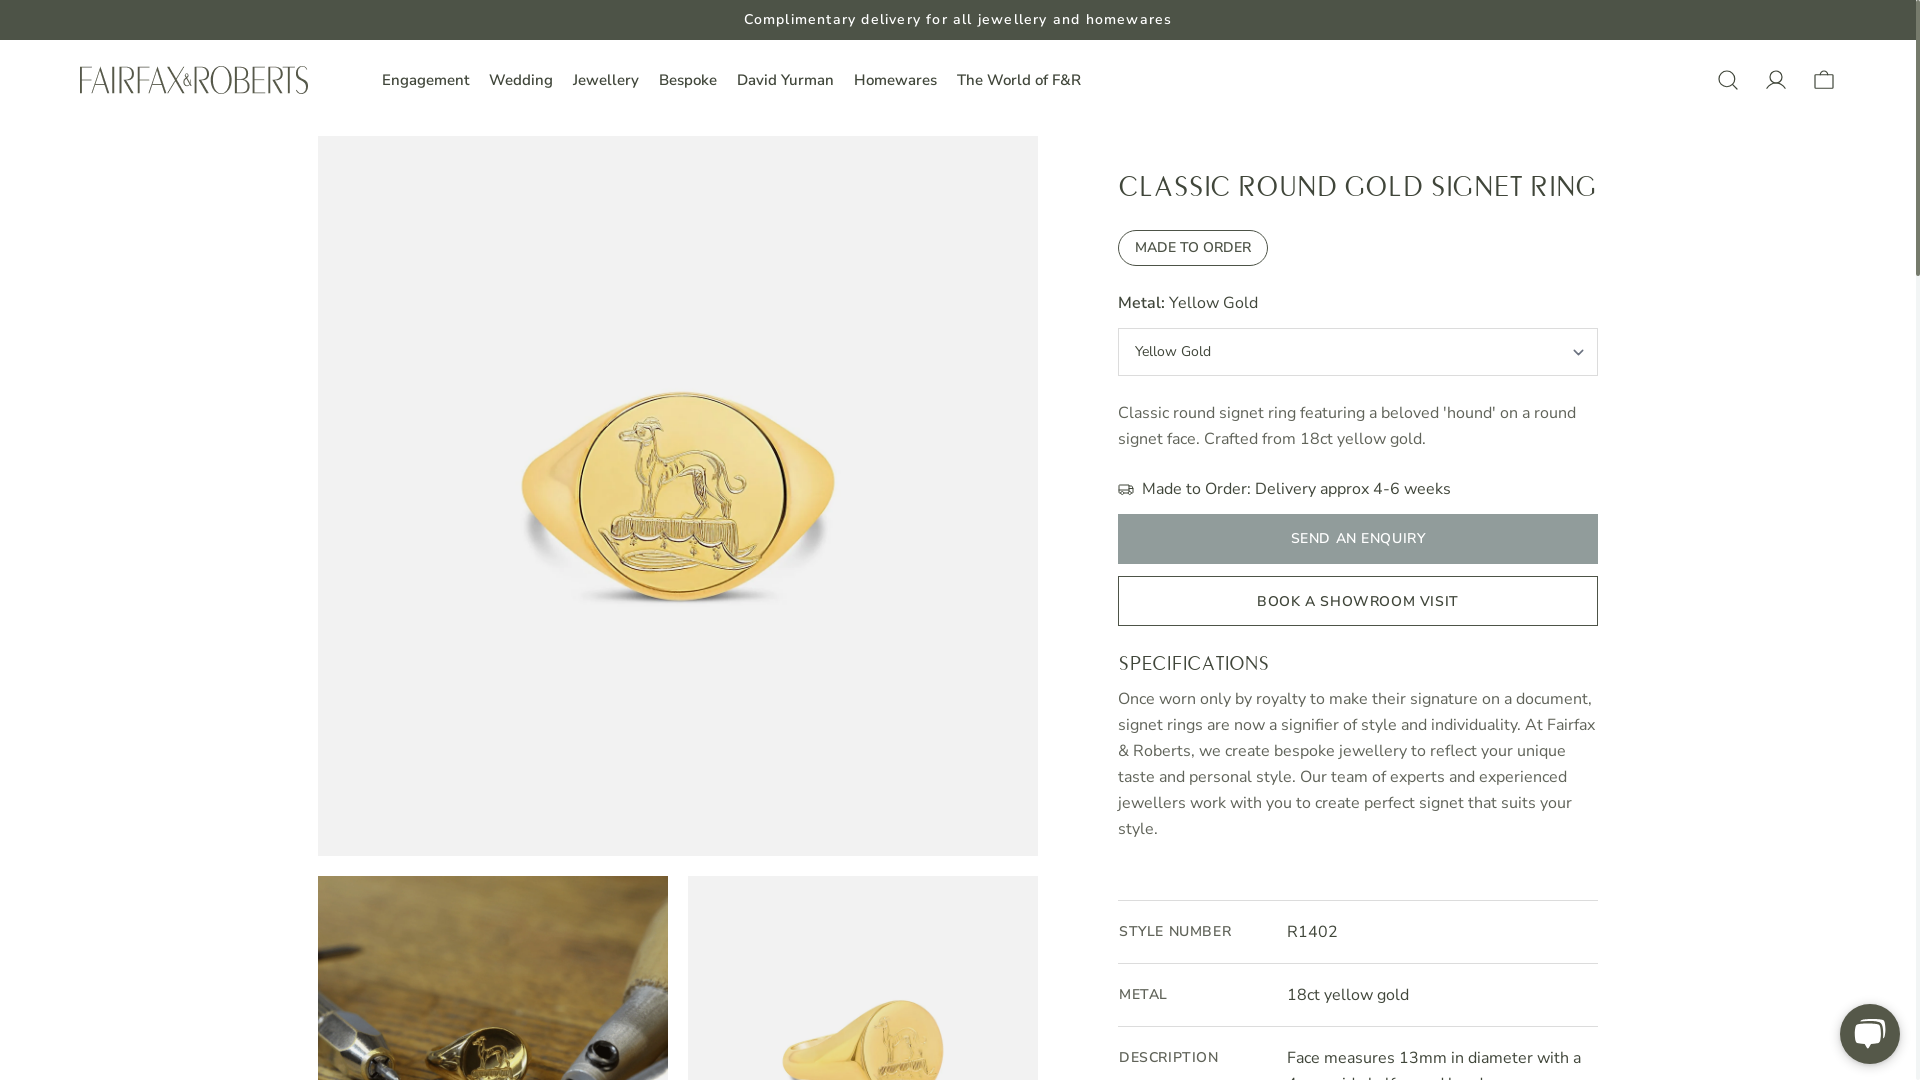 The height and width of the screenshot is (1080, 1920). I want to click on 'Account Dashboard', so click(1776, 79).